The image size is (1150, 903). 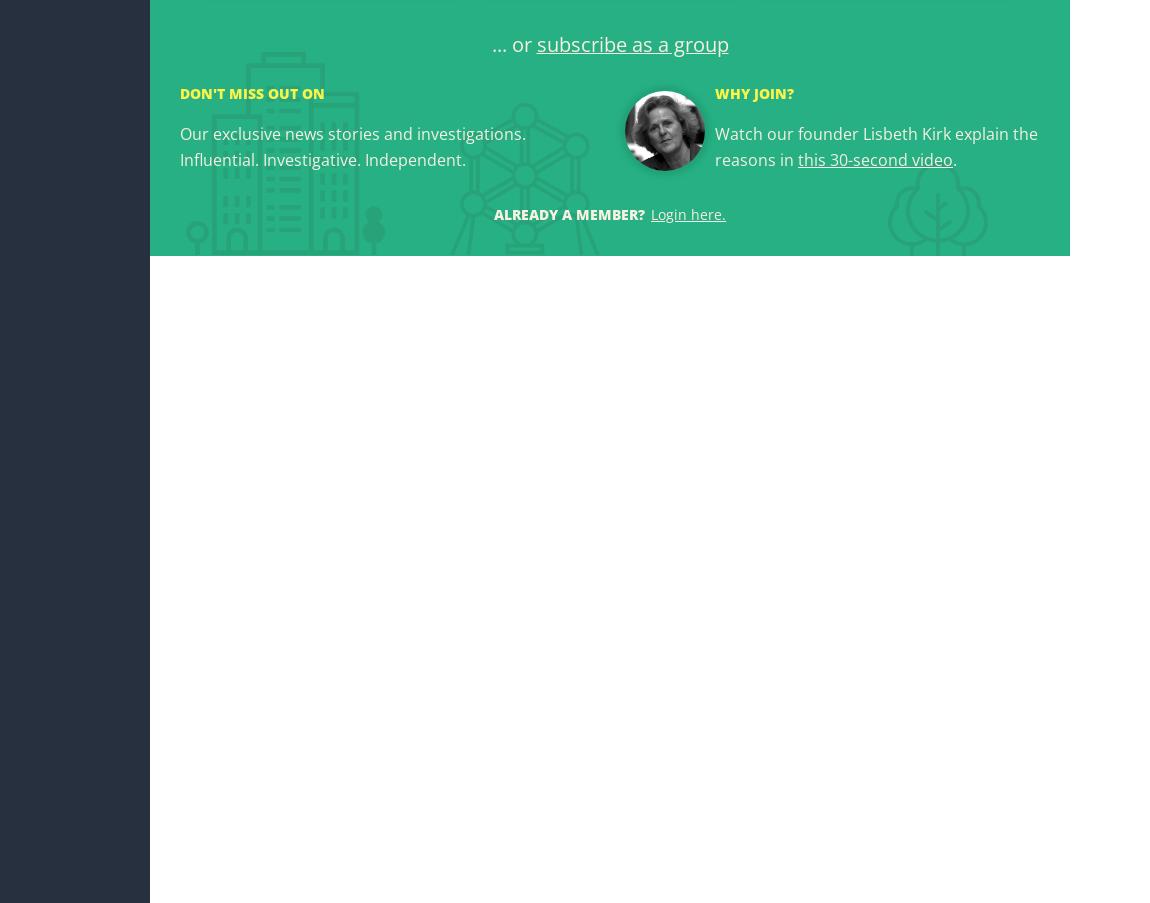 What do you see at coordinates (178, 146) in the screenshot?
I see `'Our exclusive news stories and investigations. Influential. Investigative. Independent.'` at bounding box center [178, 146].